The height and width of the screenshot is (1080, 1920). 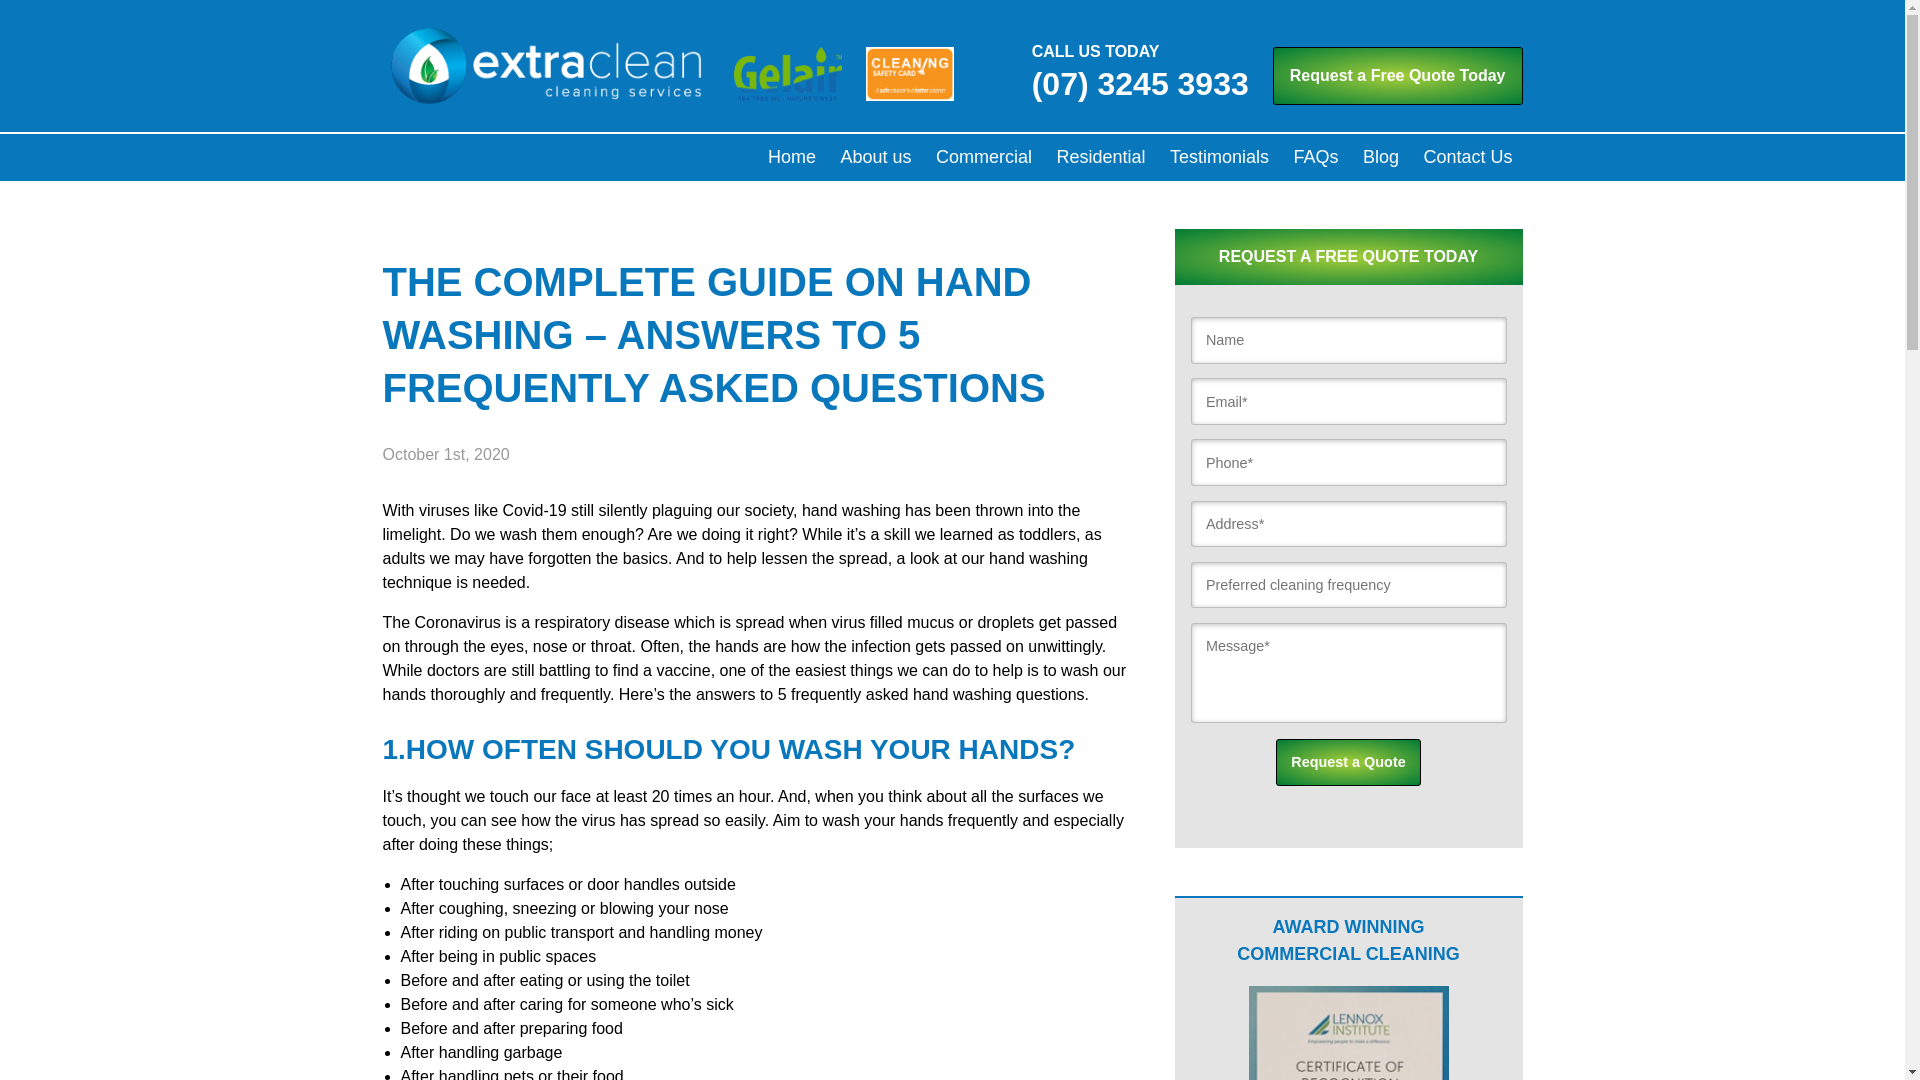 I want to click on 'CALL US TODAY, so click(x=1124, y=75).